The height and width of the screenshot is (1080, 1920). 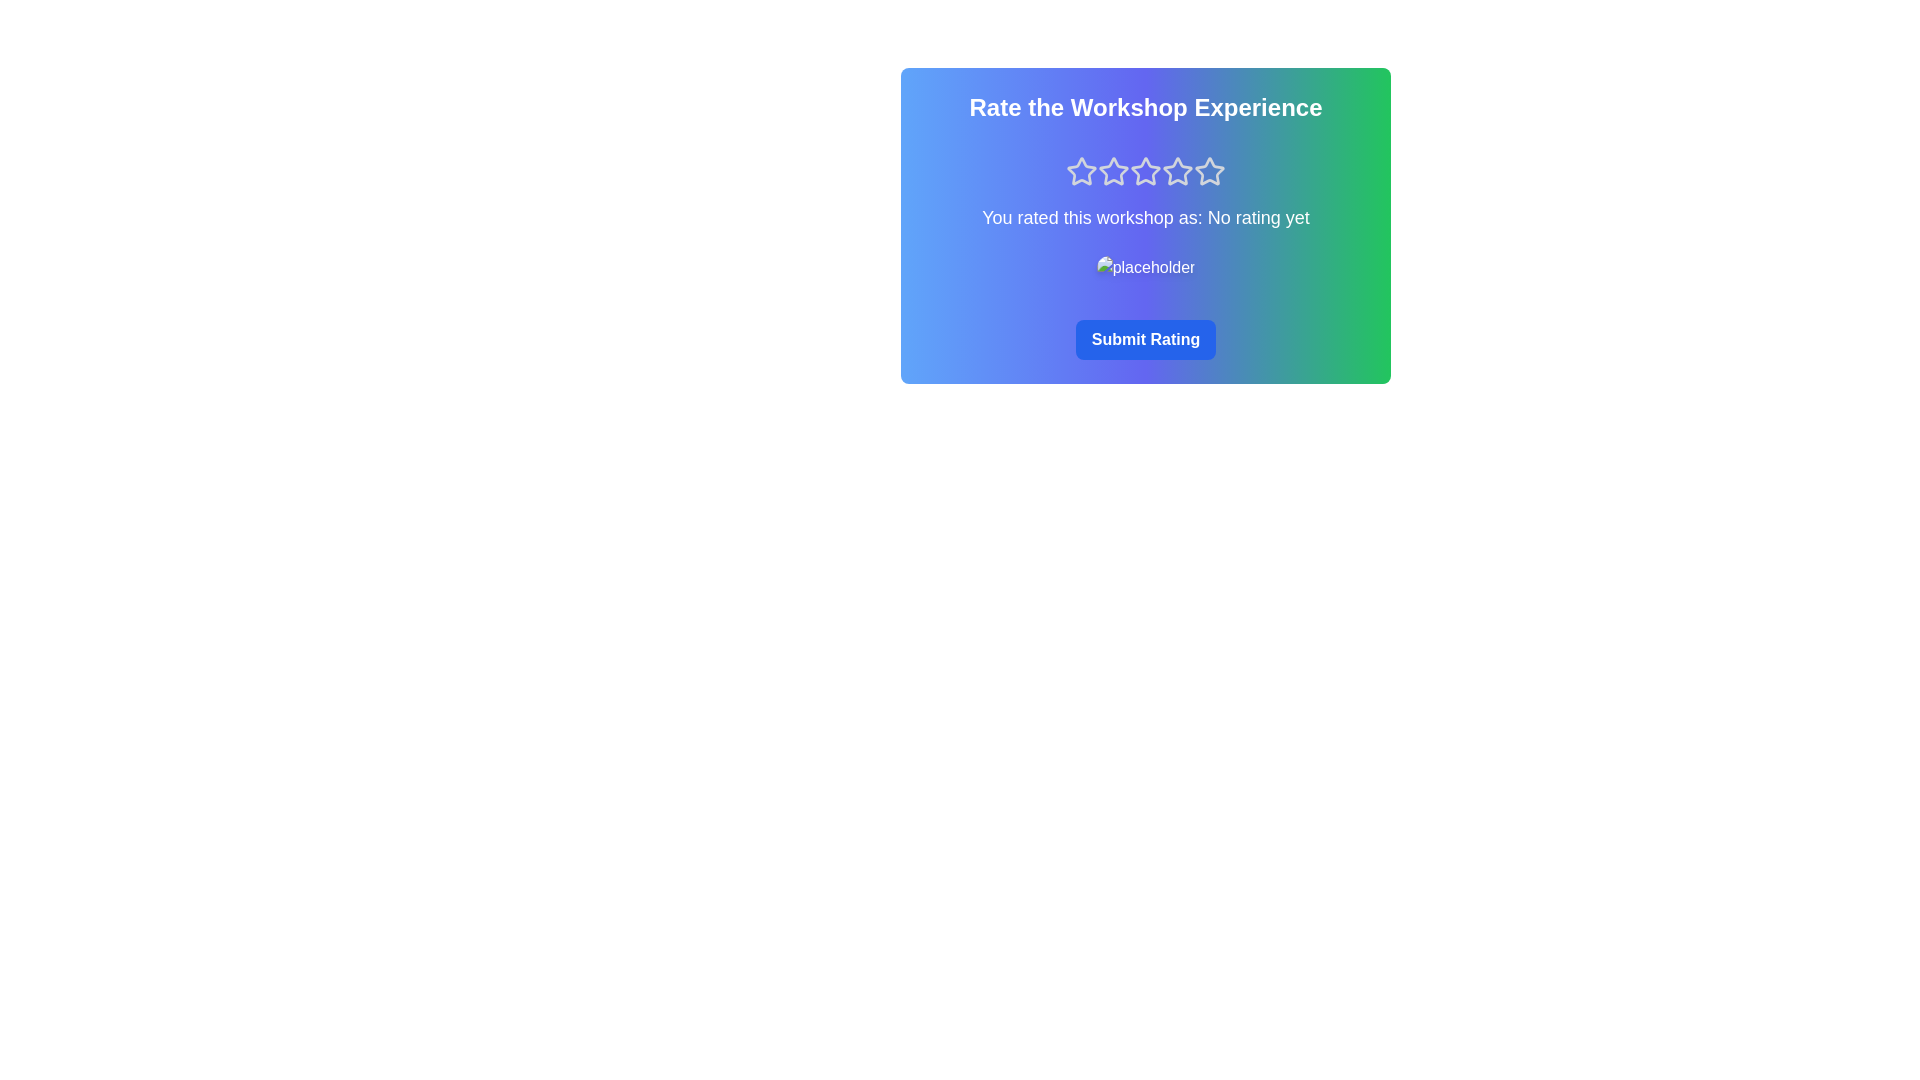 What do you see at coordinates (1208, 171) in the screenshot?
I see `the star corresponding to 5 stars to preview the rating` at bounding box center [1208, 171].